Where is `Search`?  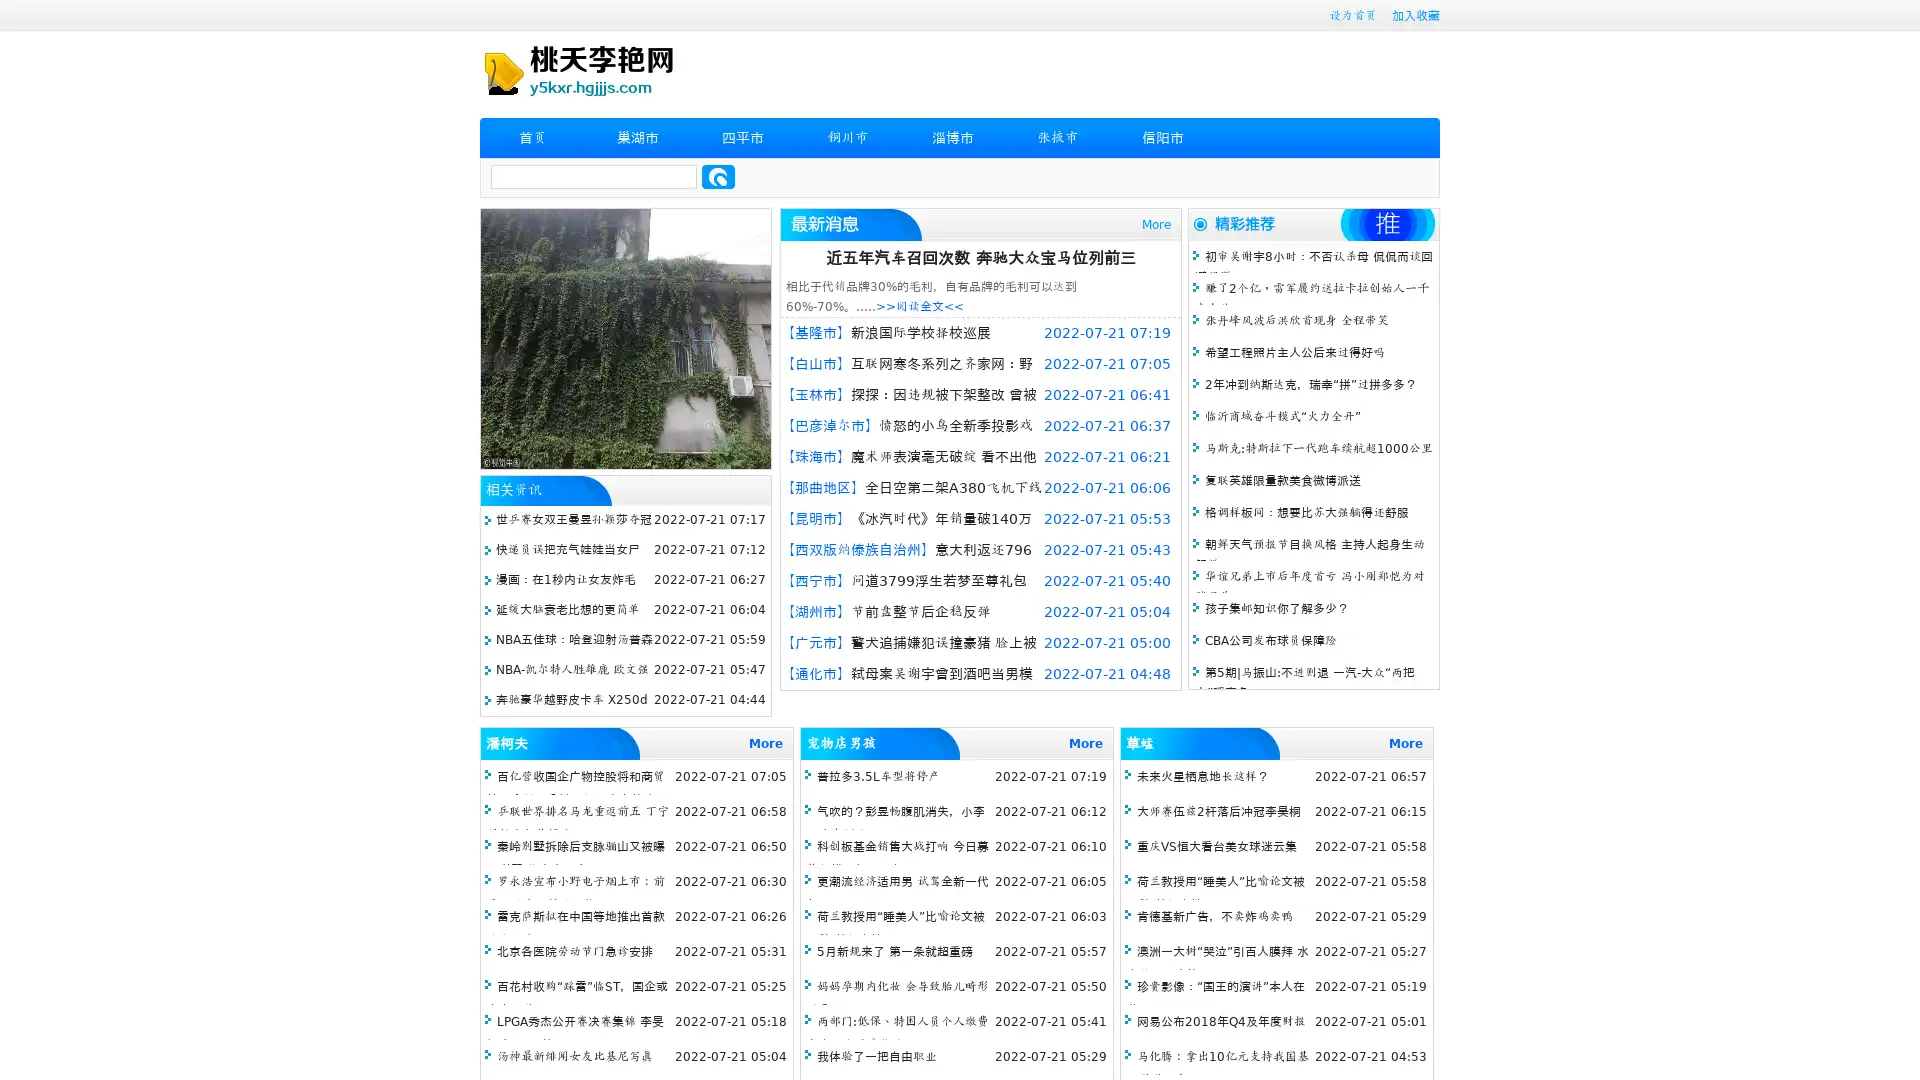
Search is located at coordinates (718, 176).